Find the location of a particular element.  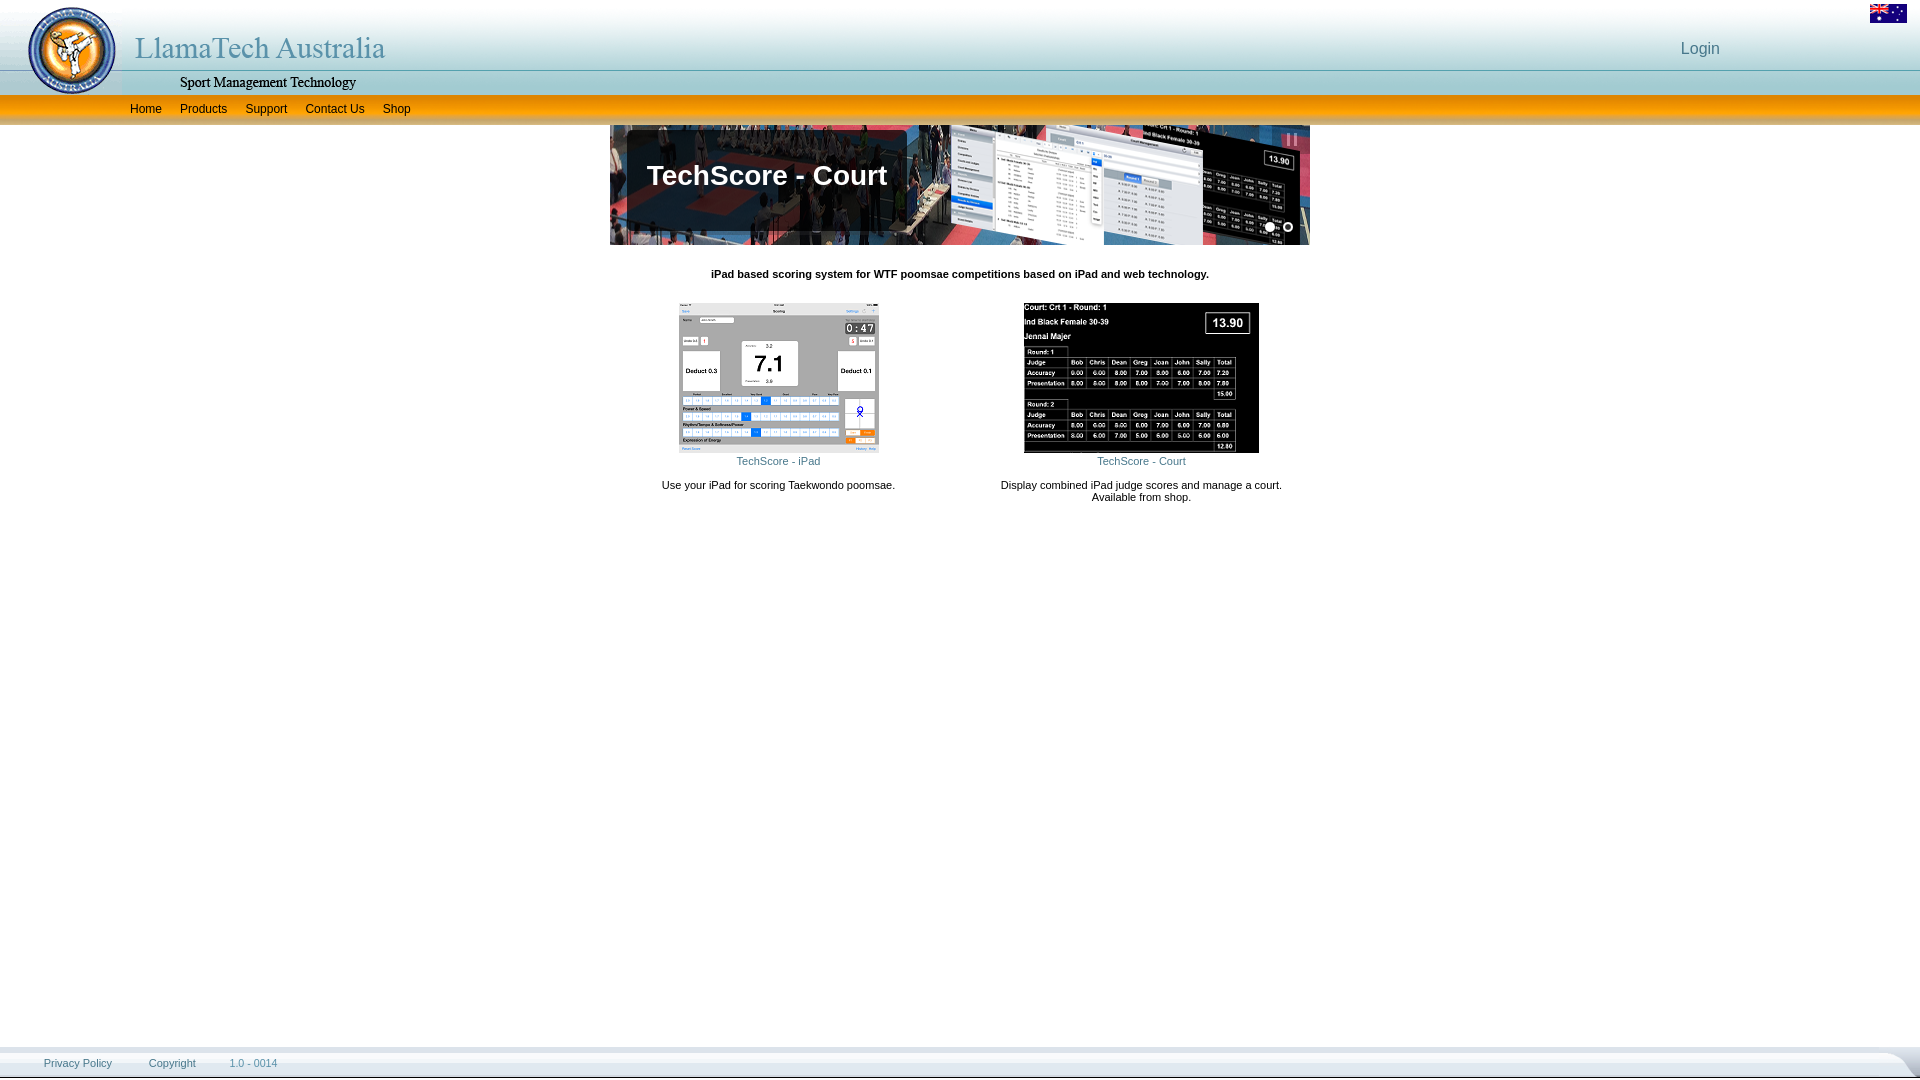

'Home' is located at coordinates (144, 109).